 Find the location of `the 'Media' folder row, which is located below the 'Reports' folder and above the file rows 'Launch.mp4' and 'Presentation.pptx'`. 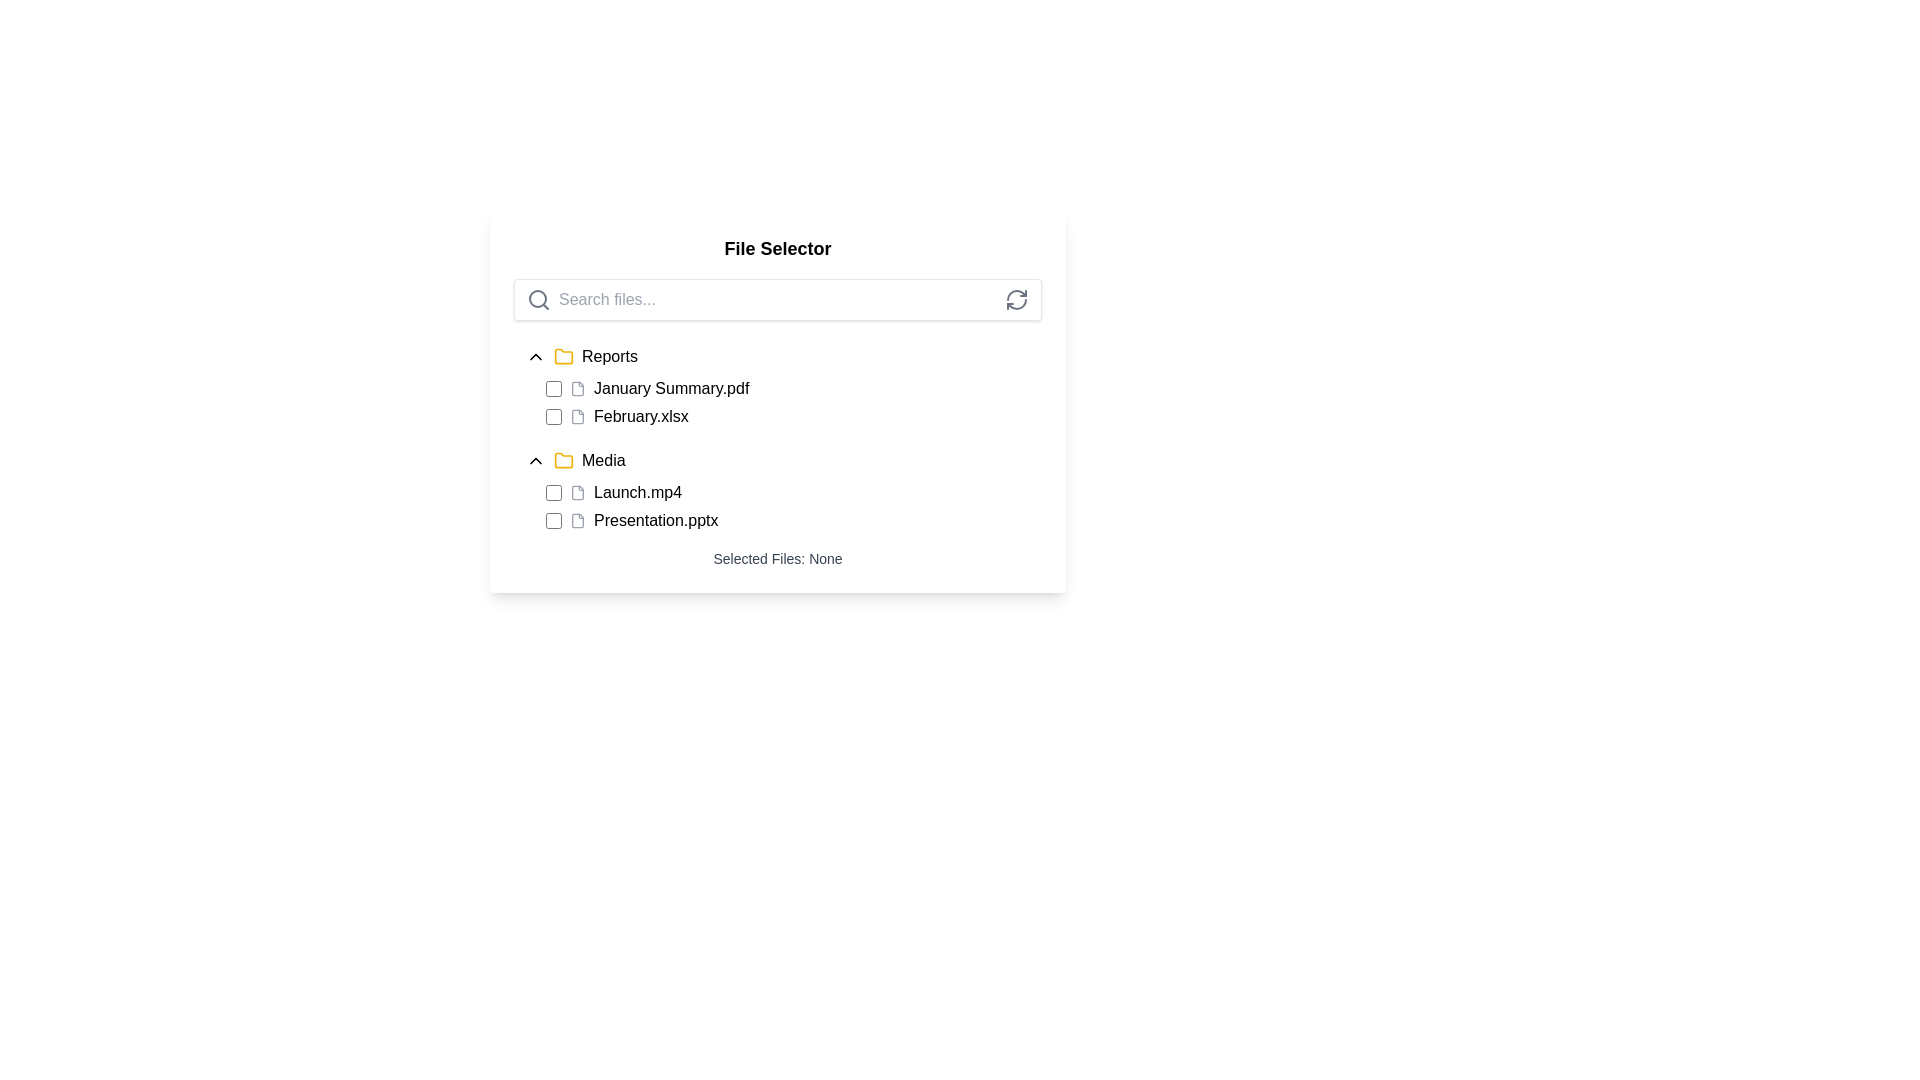

the 'Media' folder row, which is located below the 'Reports' folder and above the file rows 'Launch.mp4' and 'Presentation.pptx' is located at coordinates (776, 461).